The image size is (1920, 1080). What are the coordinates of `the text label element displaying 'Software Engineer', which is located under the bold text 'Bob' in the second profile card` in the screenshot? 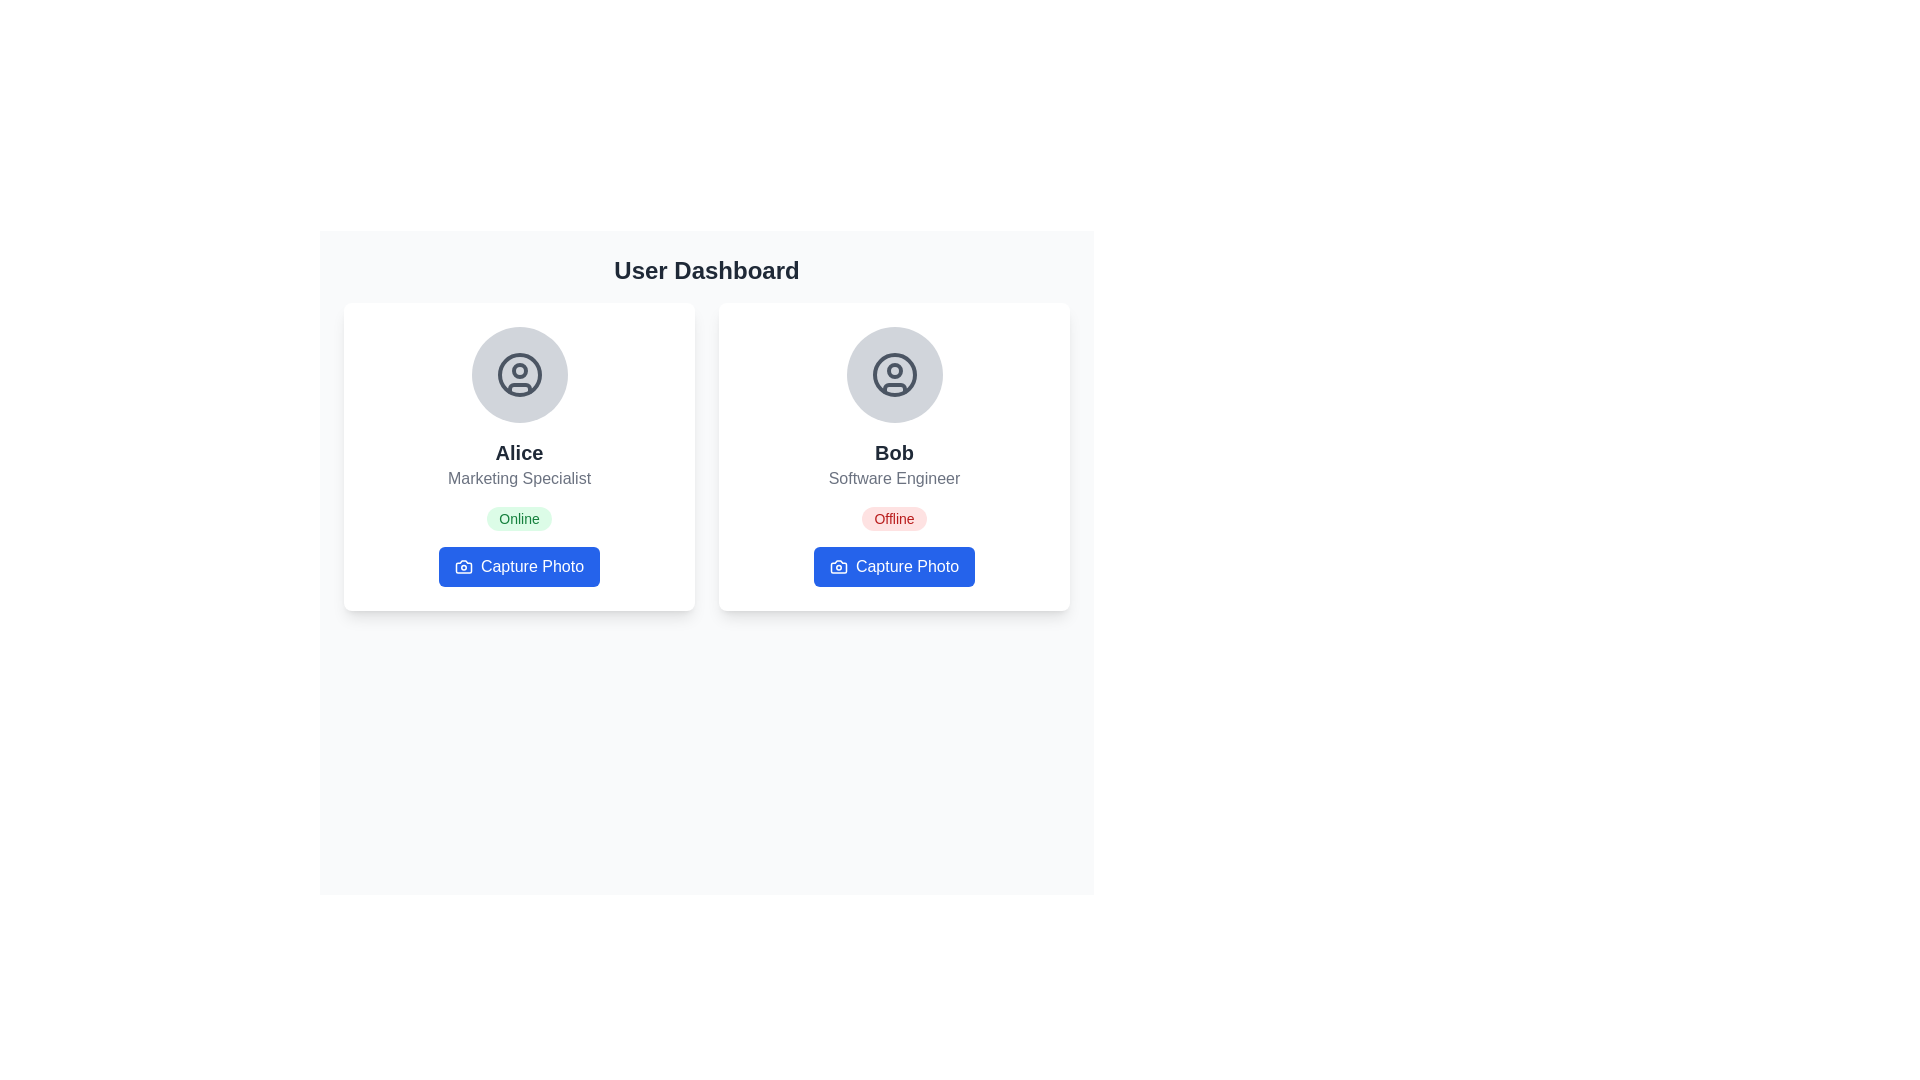 It's located at (893, 478).